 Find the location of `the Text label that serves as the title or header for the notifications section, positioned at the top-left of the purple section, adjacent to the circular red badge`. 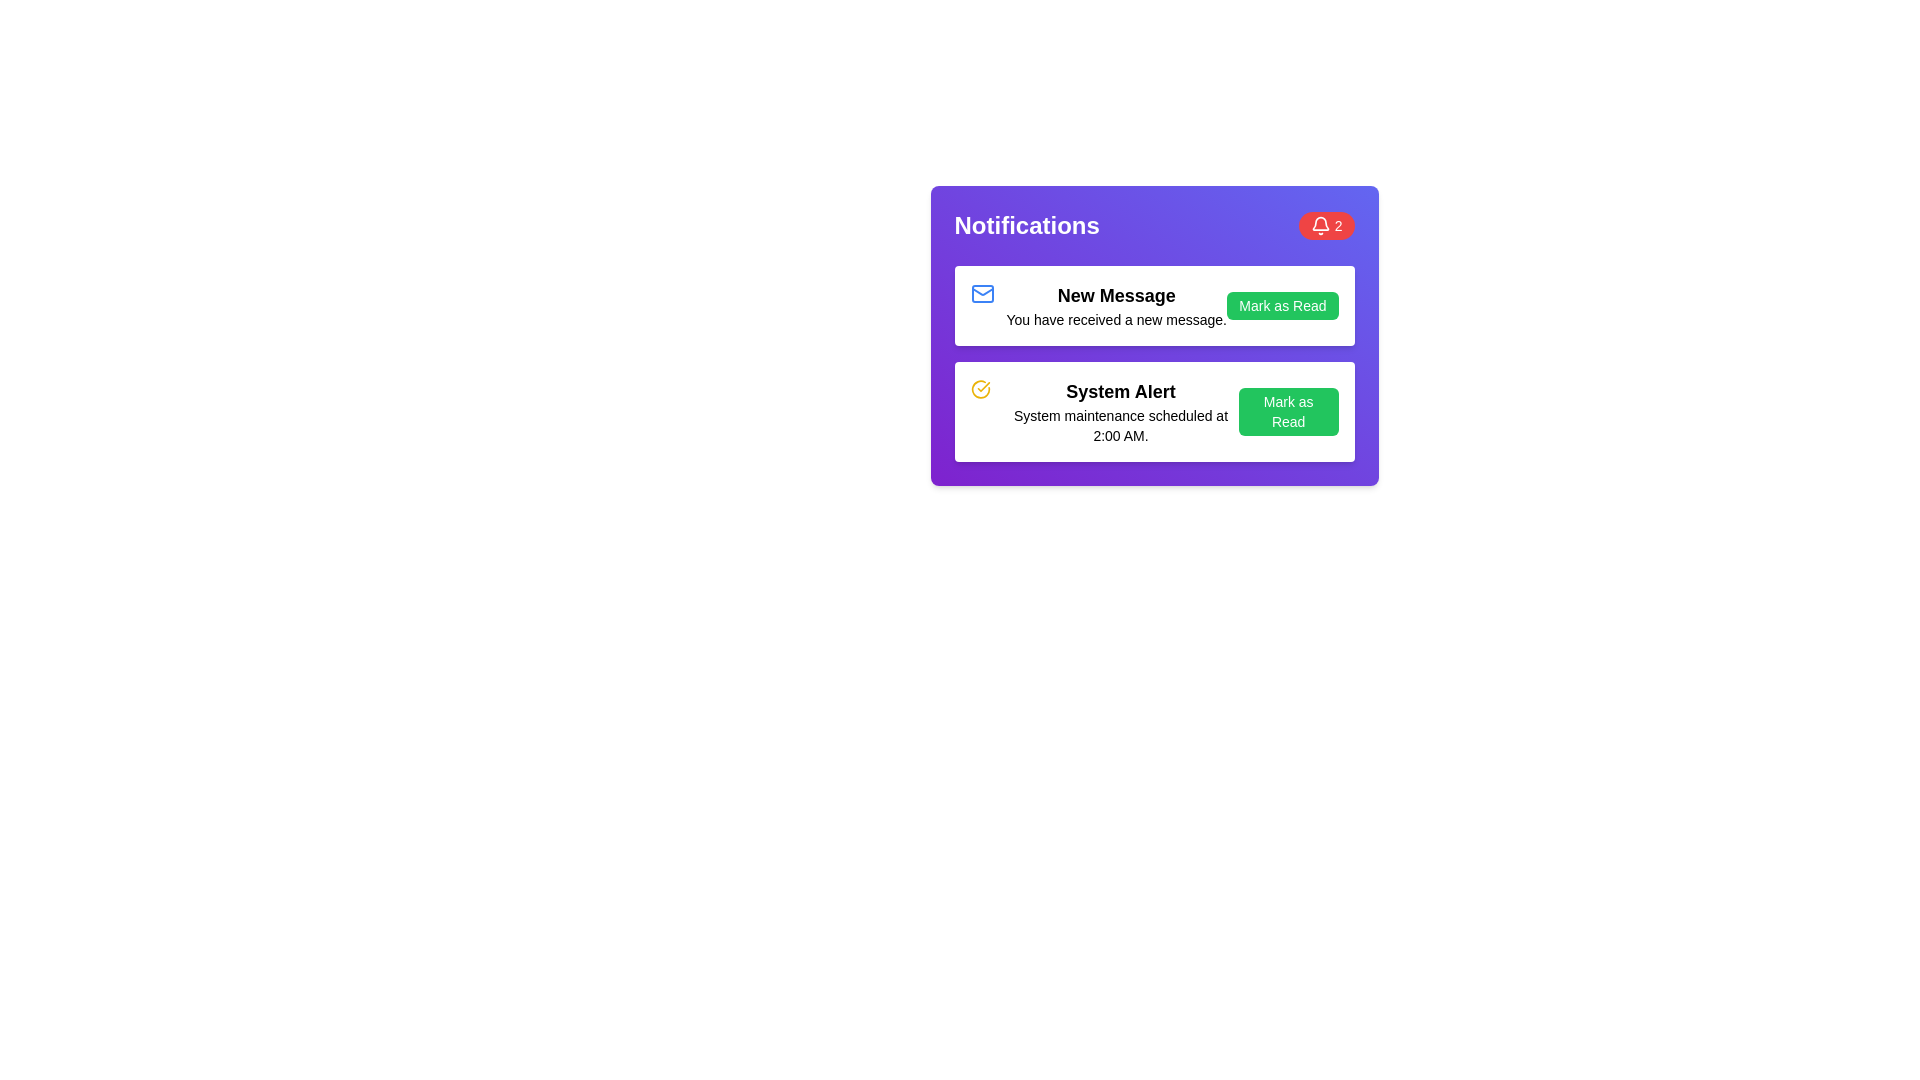

the Text label that serves as the title or header for the notifications section, positioned at the top-left of the purple section, adjacent to the circular red badge is located at coordinates (1027, 225).